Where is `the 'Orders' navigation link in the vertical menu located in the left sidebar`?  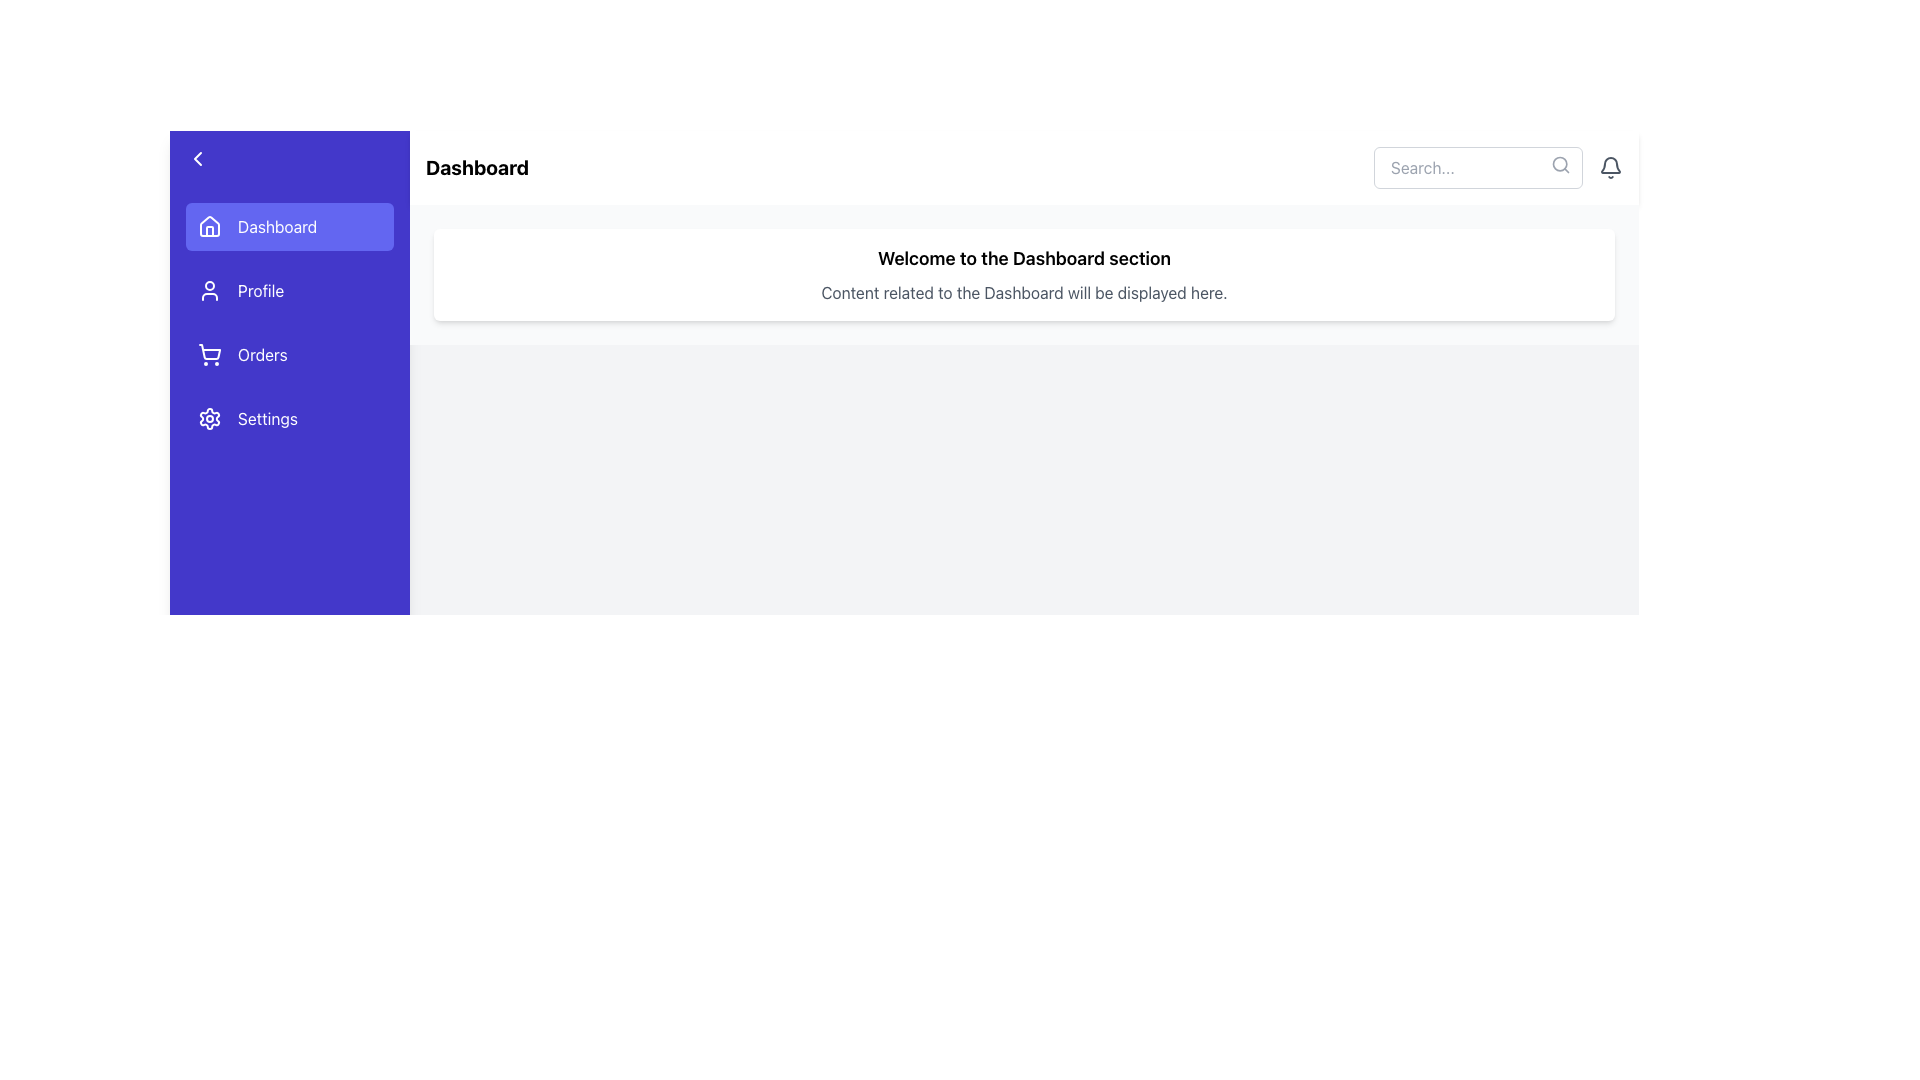
the 'Orders' navigation link in the vertical menu located in the left sidebar is located at coordinates (288, 322).